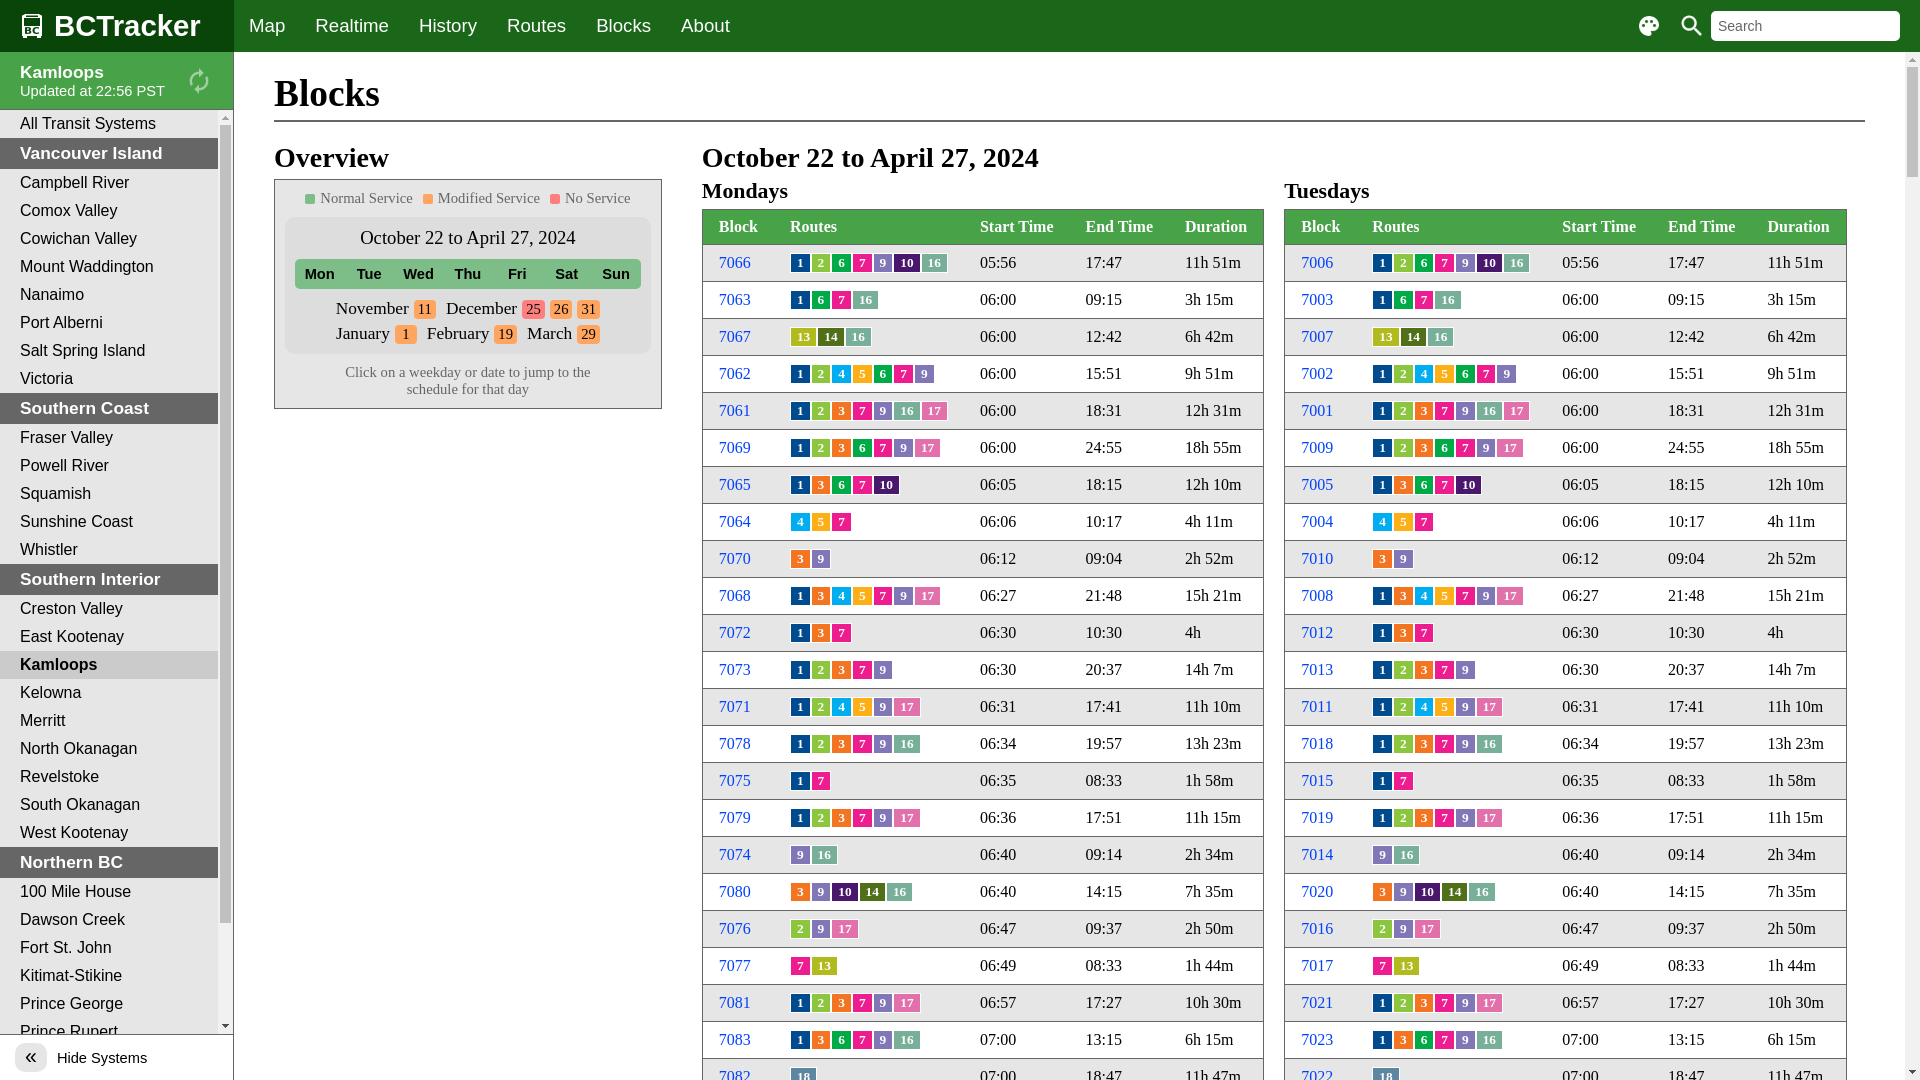 The width and height of the screenshot is (1920, 1080). Describe the element at coordinates (1381, 817) in the screenshot. I see `'1'` at that location.